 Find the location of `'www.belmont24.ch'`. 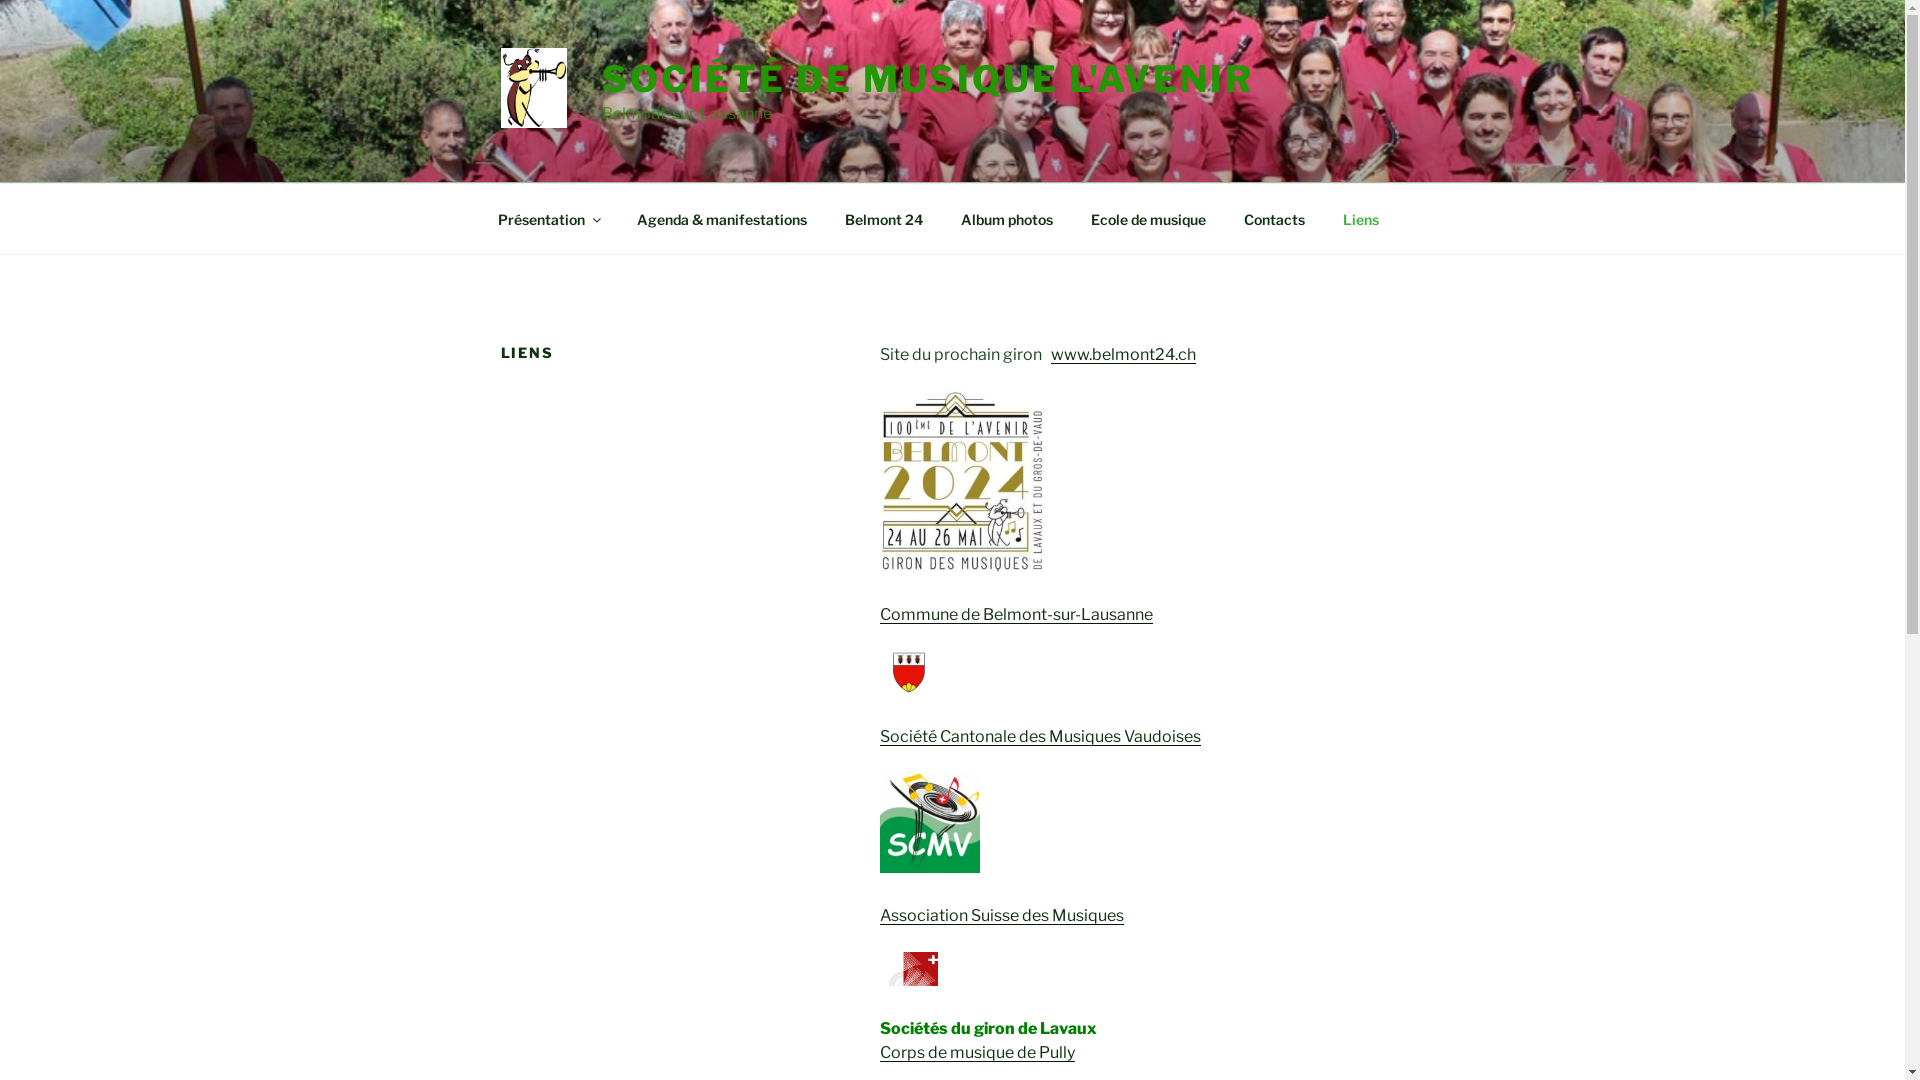

'www.belmont24.ch' is located at coordinates (1123, 353).